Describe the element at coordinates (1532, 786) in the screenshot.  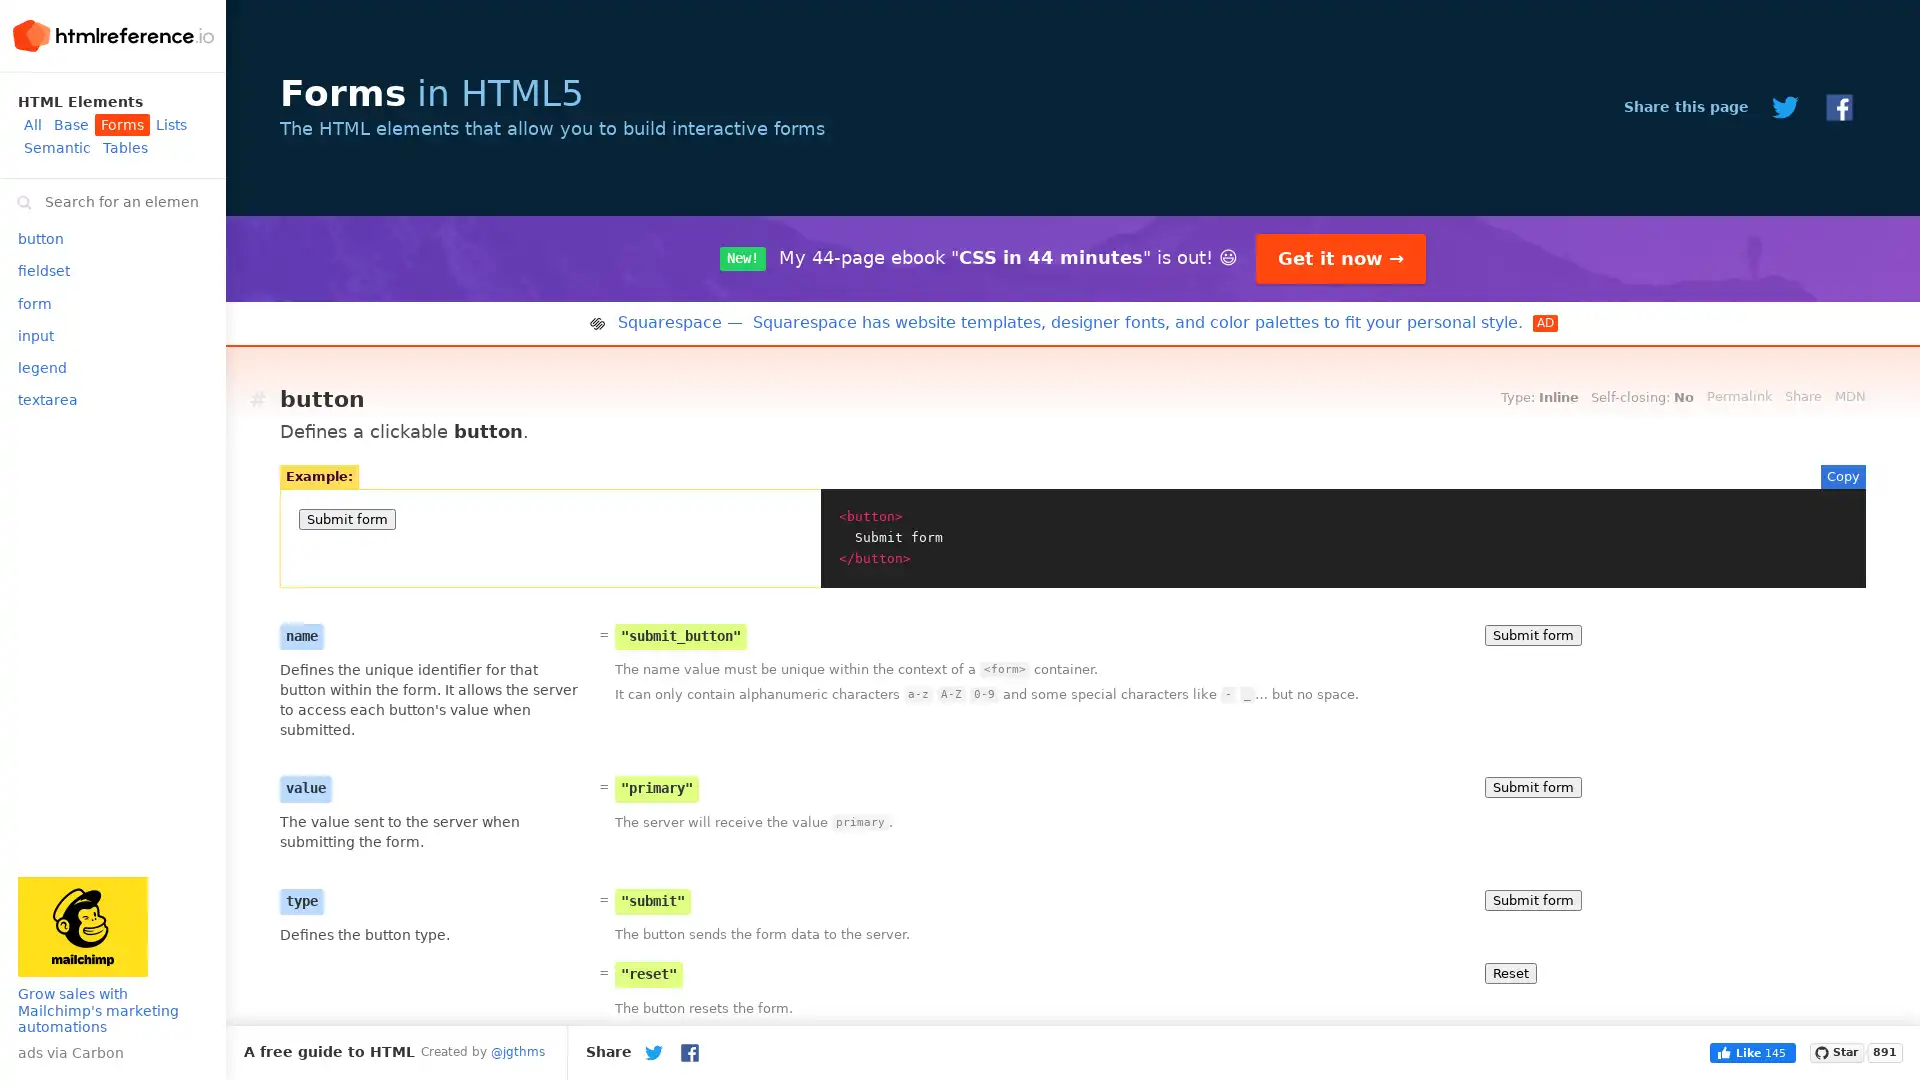
I see `Submit form` at that location.